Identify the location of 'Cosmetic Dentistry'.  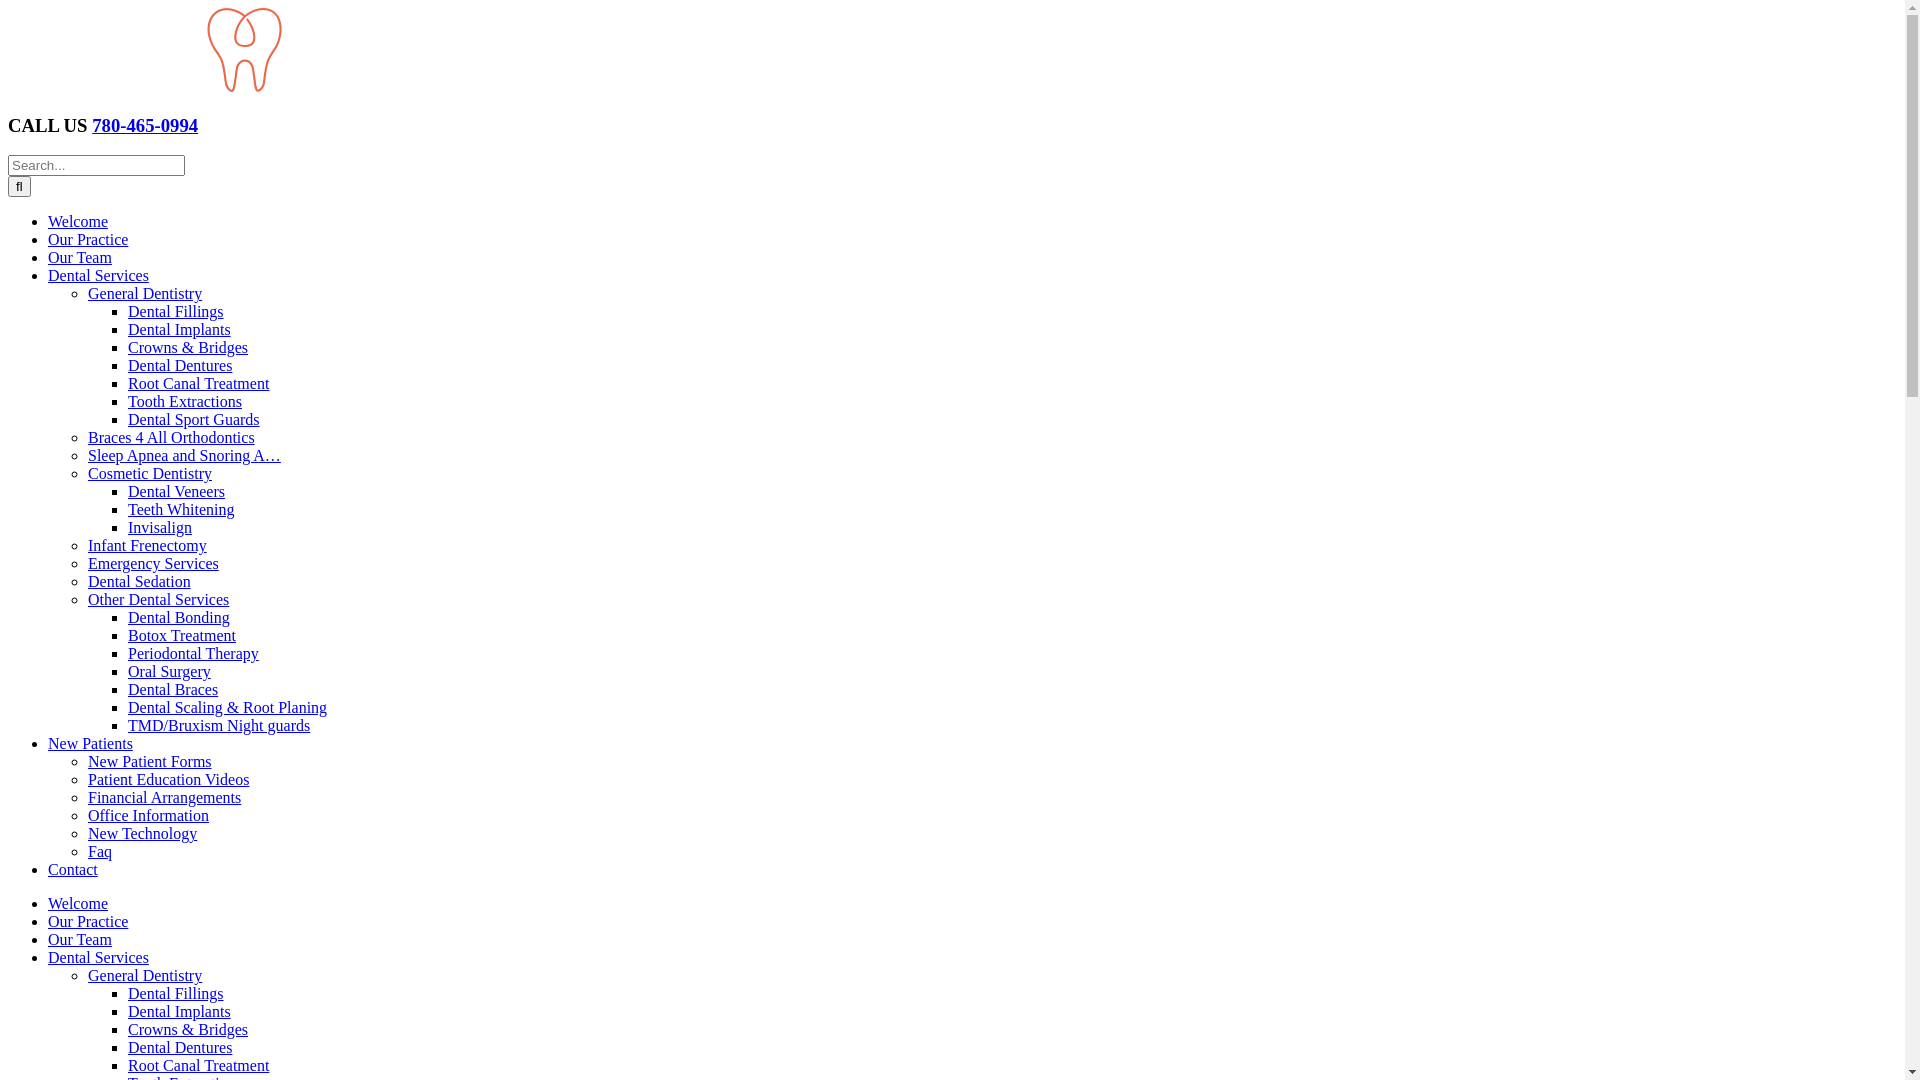
(148, 473).